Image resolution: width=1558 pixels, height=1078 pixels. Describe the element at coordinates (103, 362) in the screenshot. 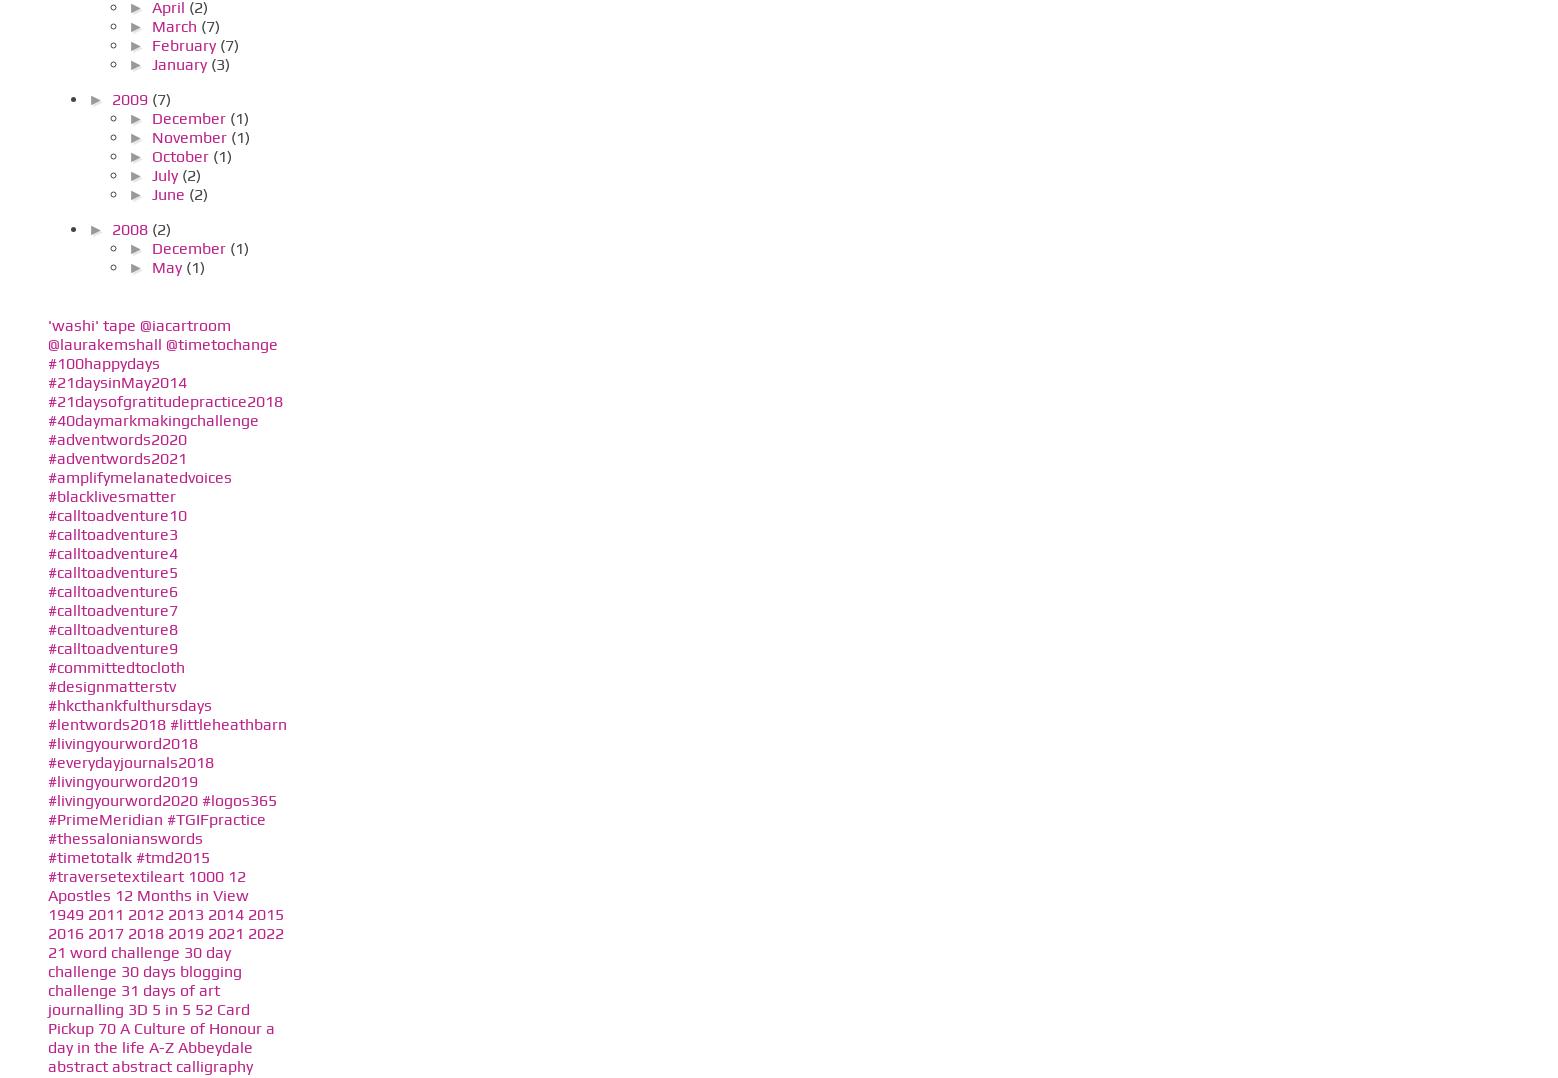

I see `'#100happydays'` at that location.